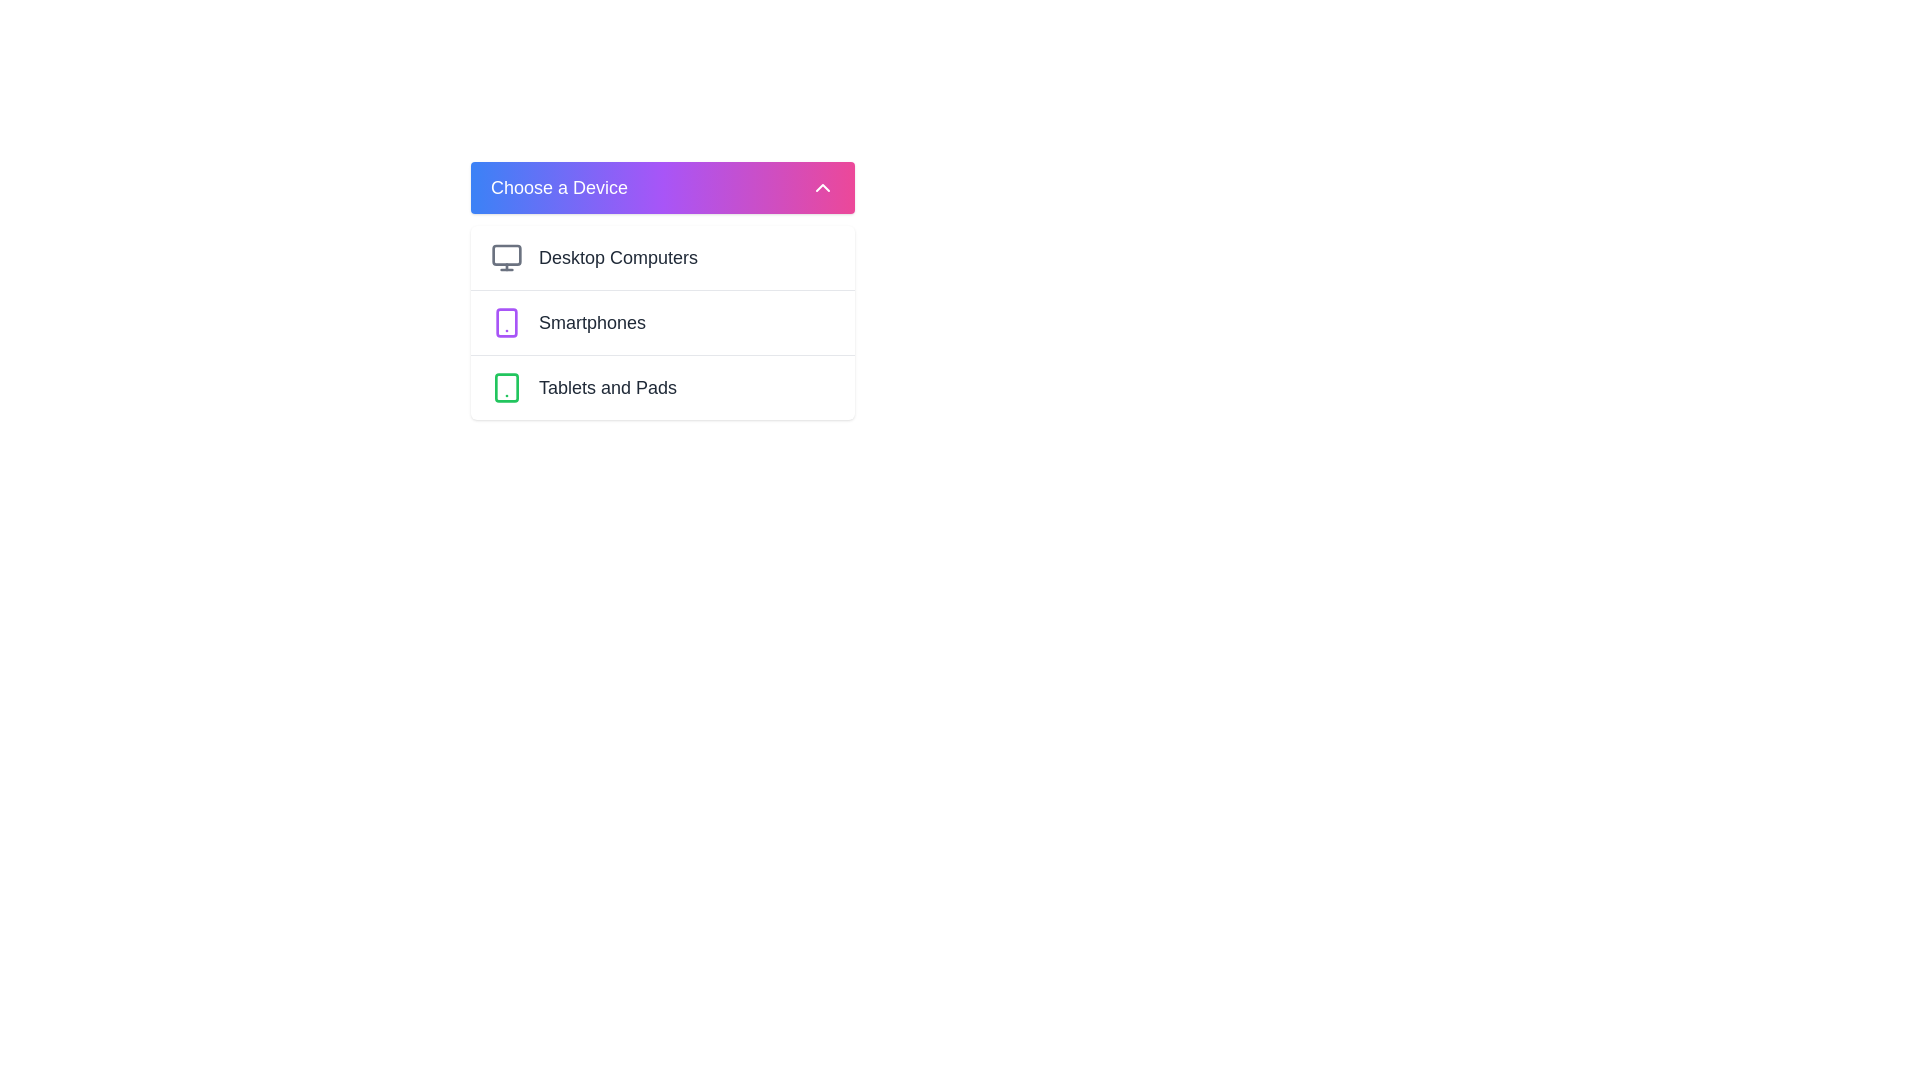  What do you see at coordinates (617, 257) in the screenshot?
I see `the text label indicating 'Desktop Computers' in the dropdown list under 'Choose a Device'` at bounding box center [617, 257].